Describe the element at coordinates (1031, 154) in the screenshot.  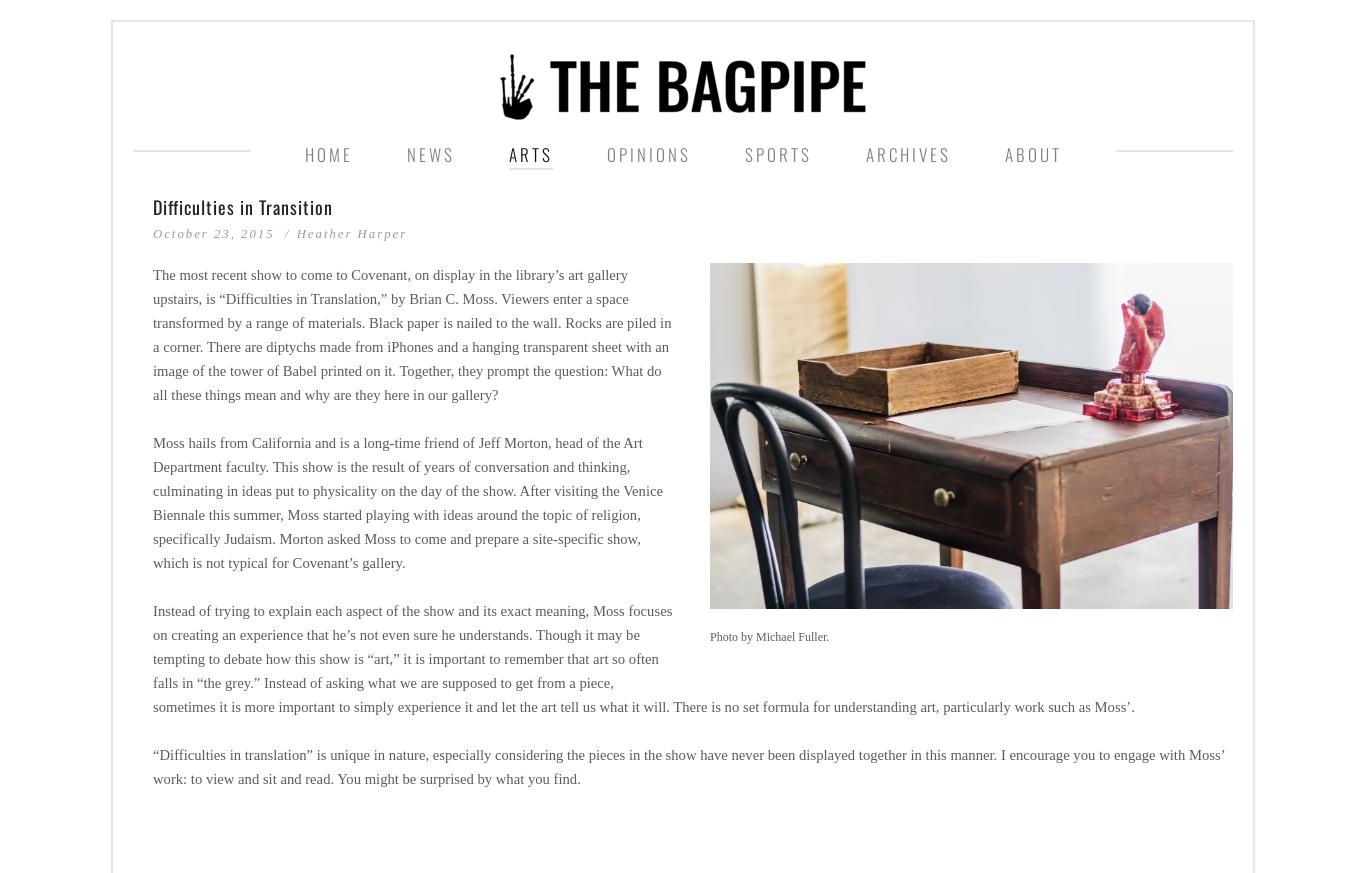
I see `'ABOUT'` at that location.